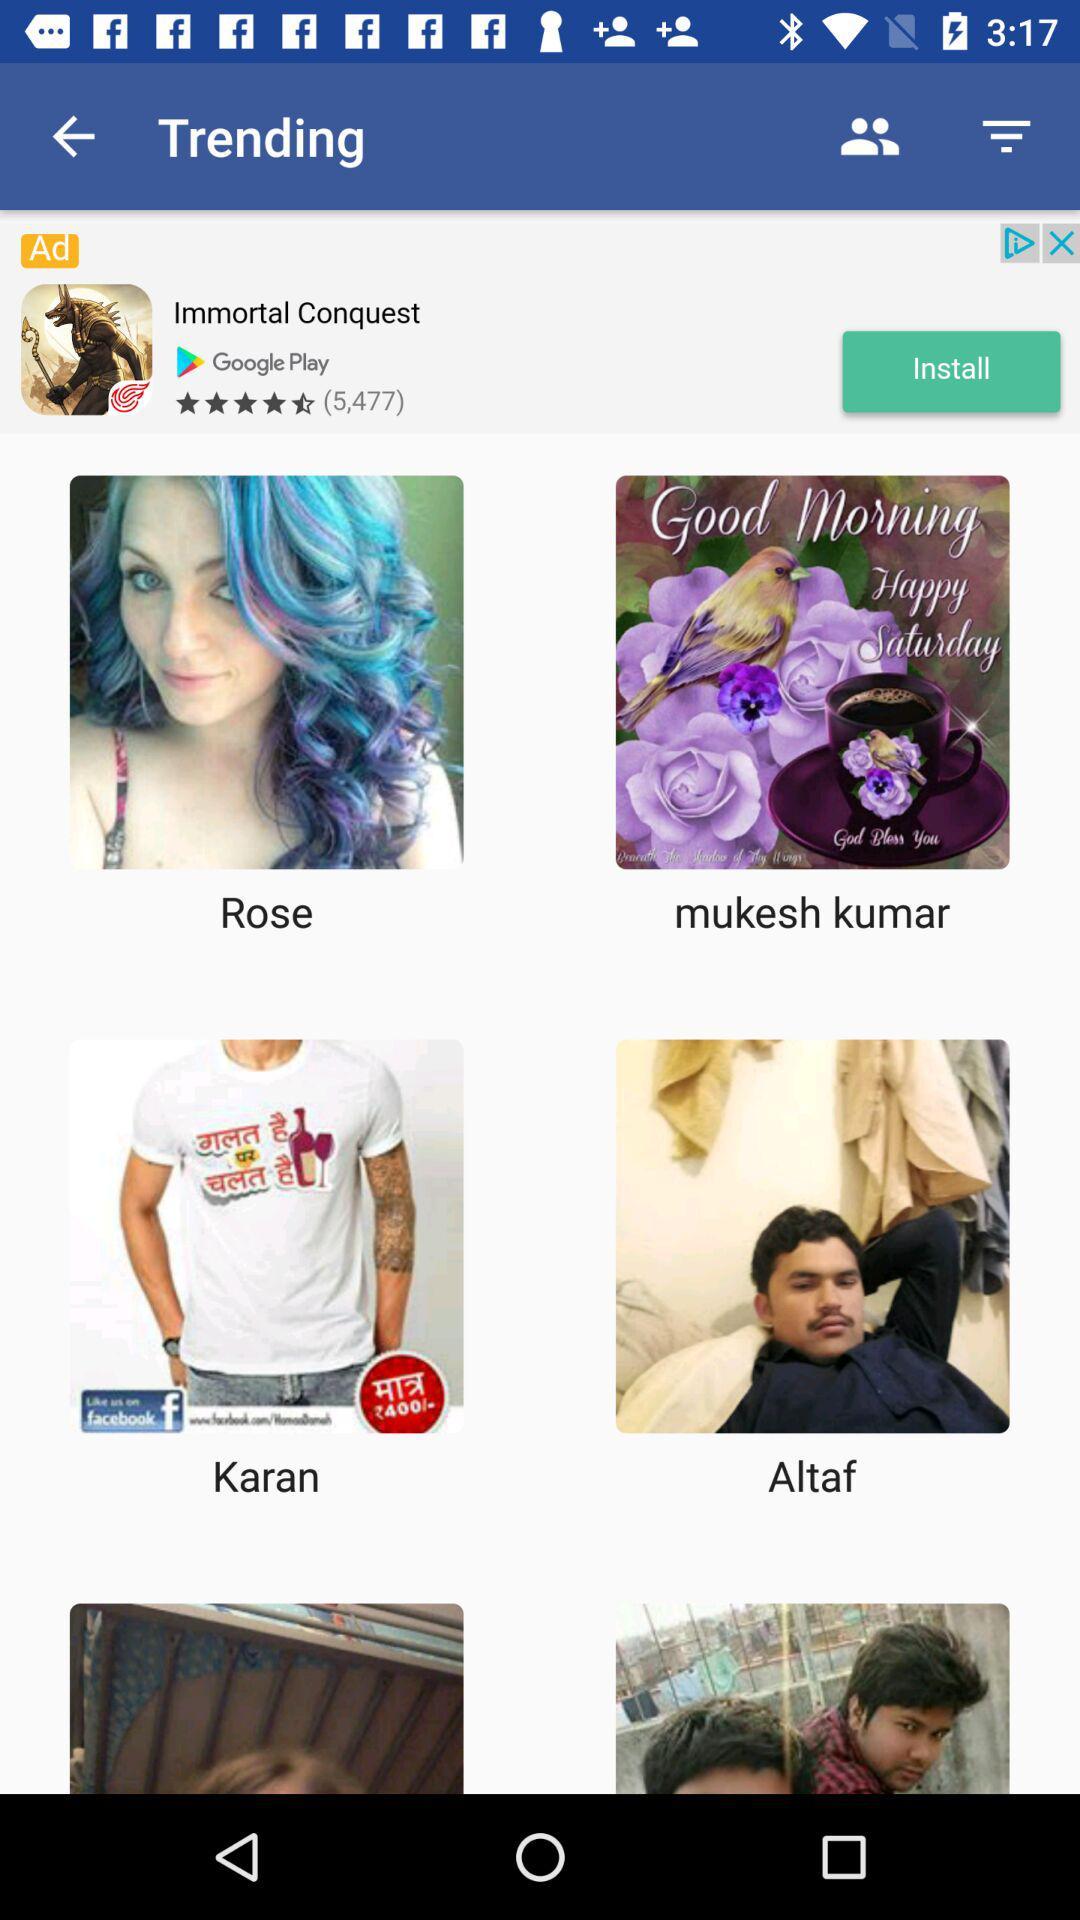  I want to click on option, so click(812, 672).